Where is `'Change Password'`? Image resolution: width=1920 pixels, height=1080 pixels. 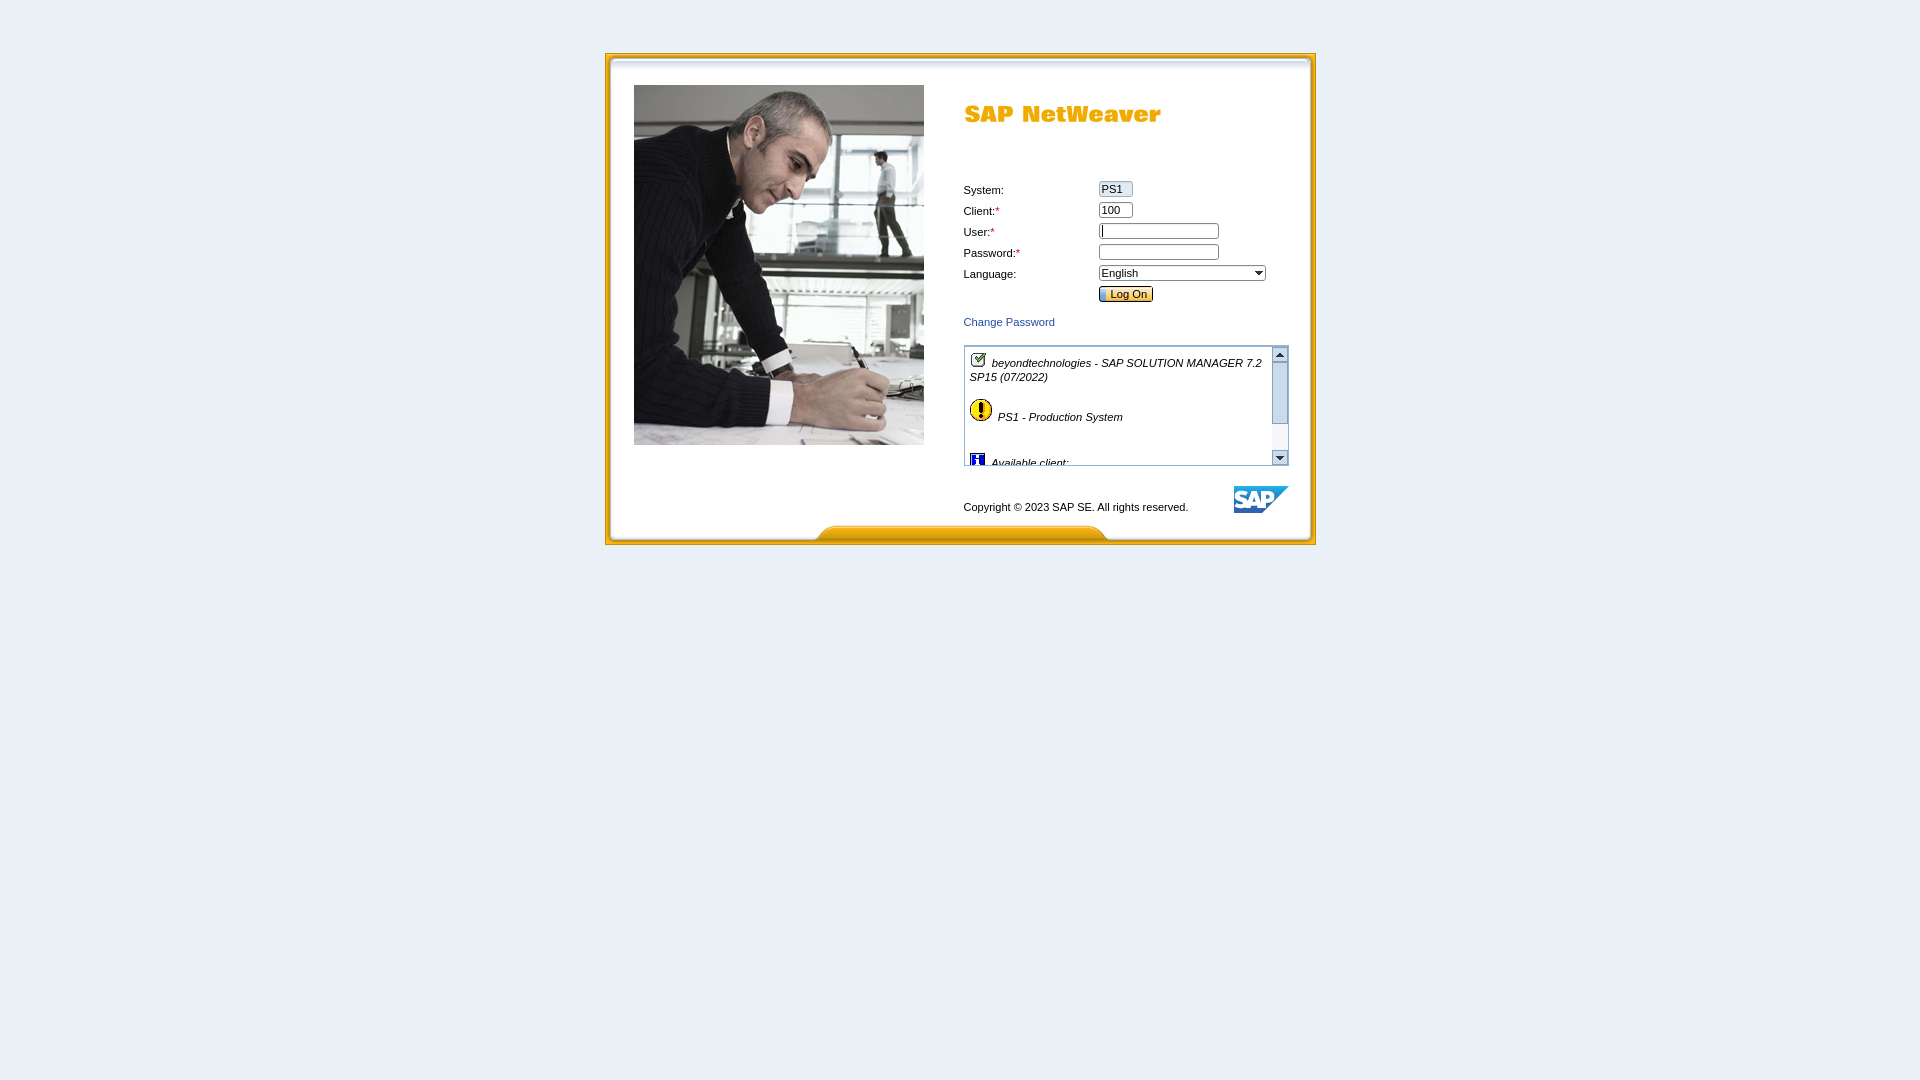
'Change Password' is located at coordinates (1009, 320).